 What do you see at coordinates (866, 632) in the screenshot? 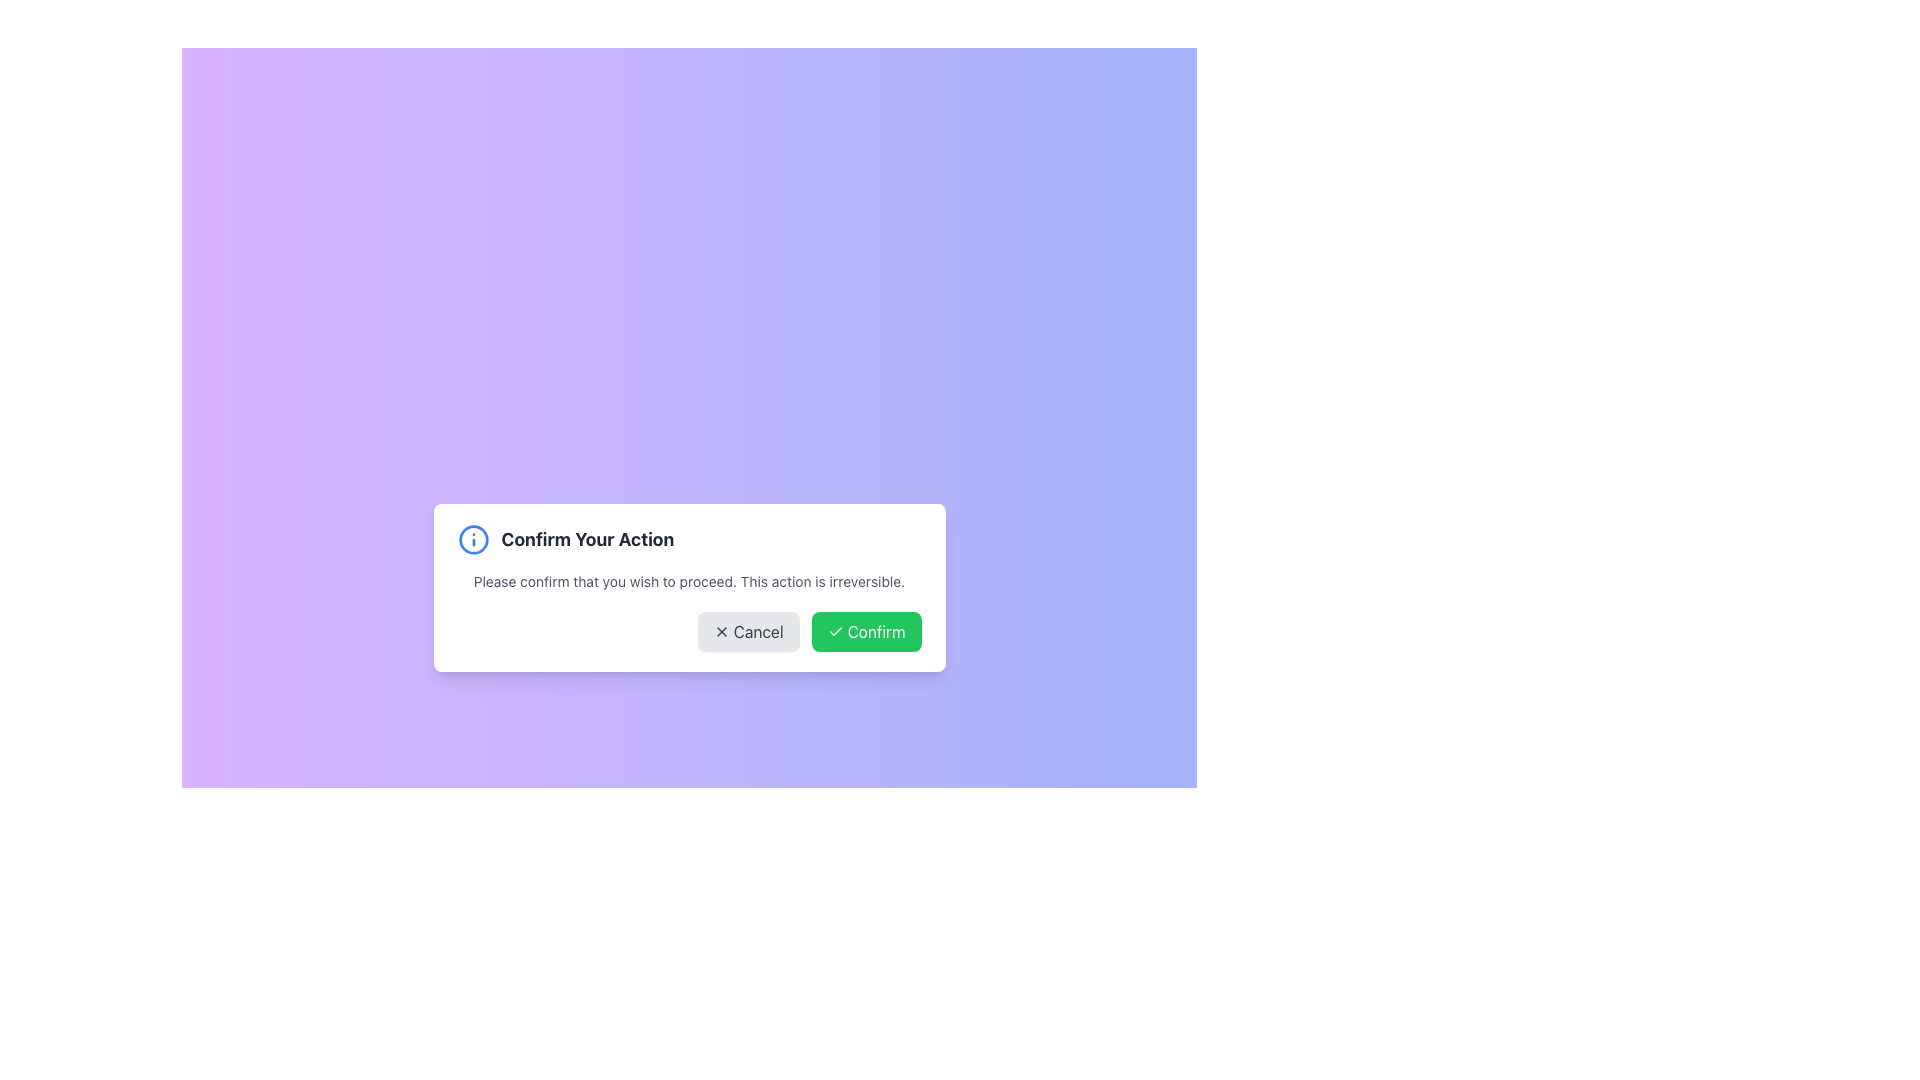
I see `the confirm button located to the right of the Cancel button in the footer of the modal dialog to confirm the operation` at bounding box center [866, 632].